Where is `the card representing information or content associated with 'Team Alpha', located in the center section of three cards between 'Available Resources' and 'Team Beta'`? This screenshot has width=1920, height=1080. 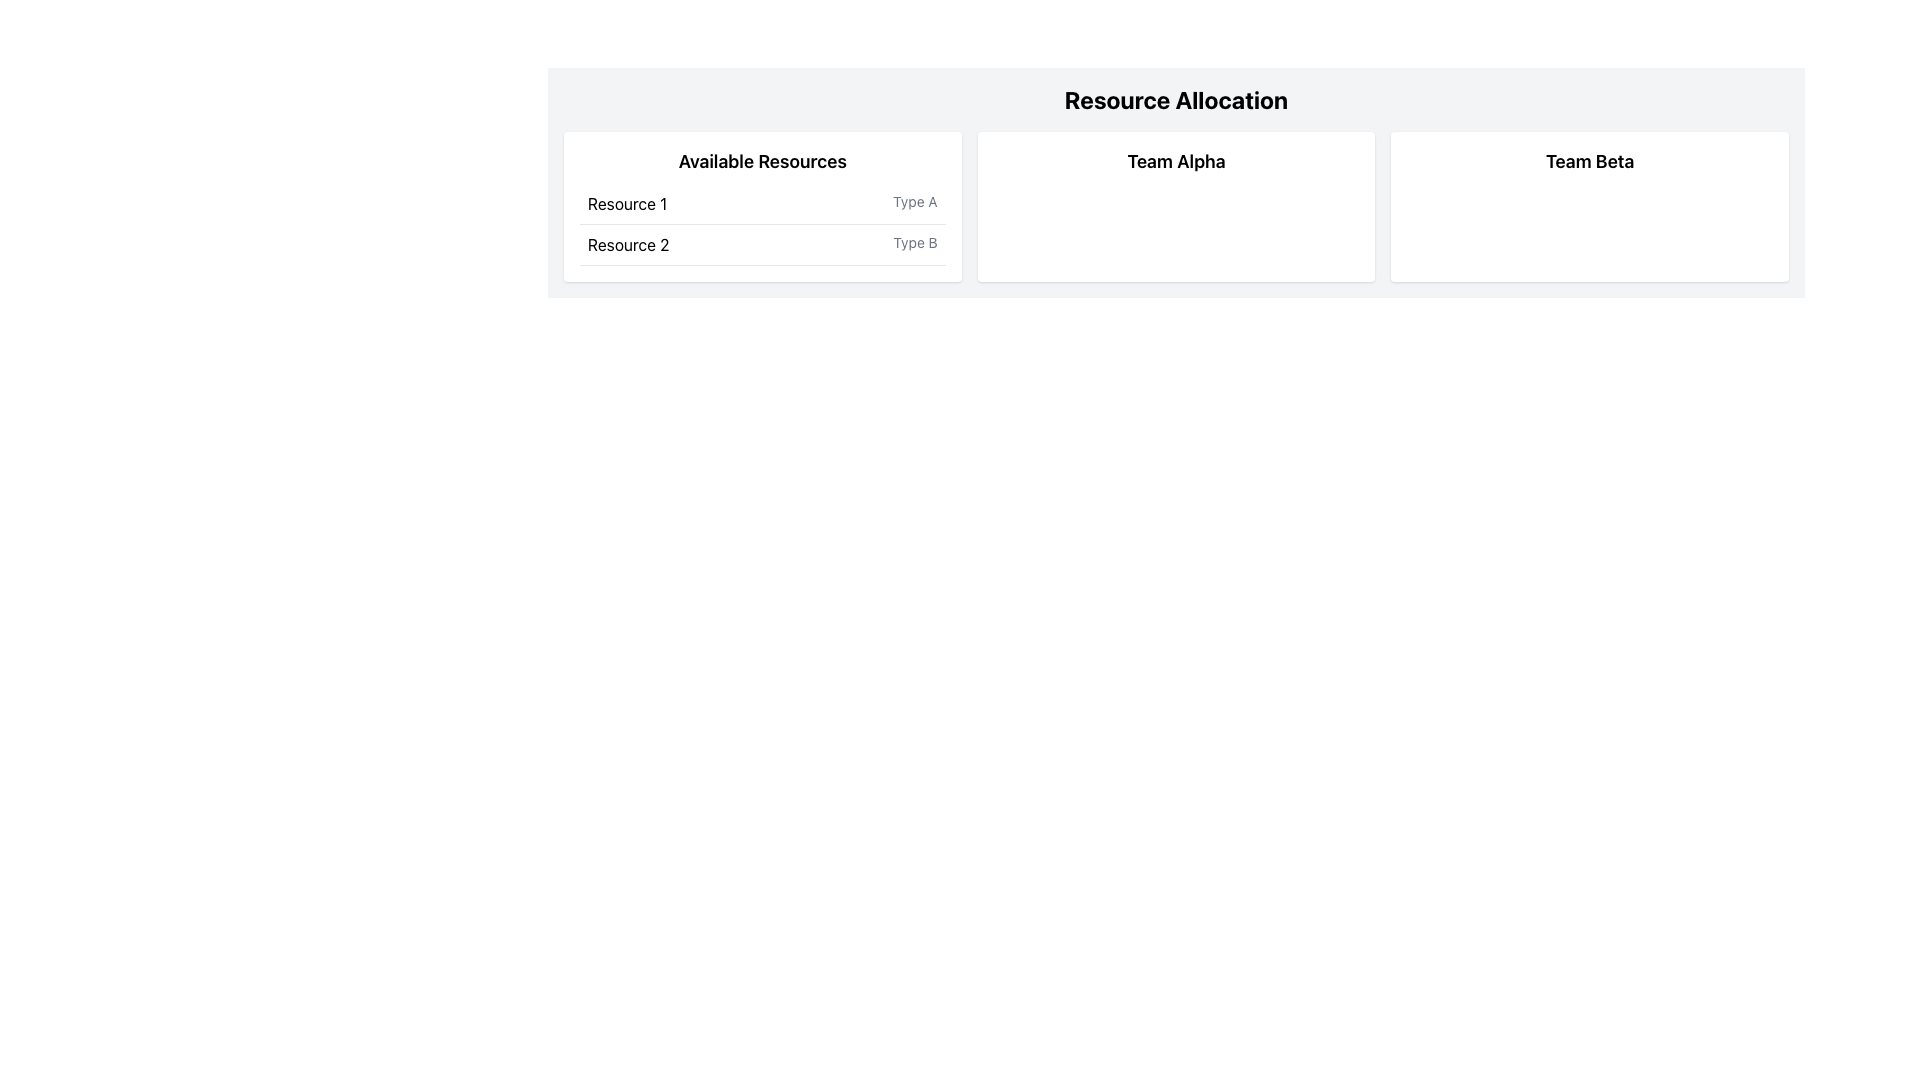 the card representing information or content associated with 'Team Alpha', located in the center section of three cards between 'Available Resources' and 'Team Beta' is located at coordinates (1176, 207).